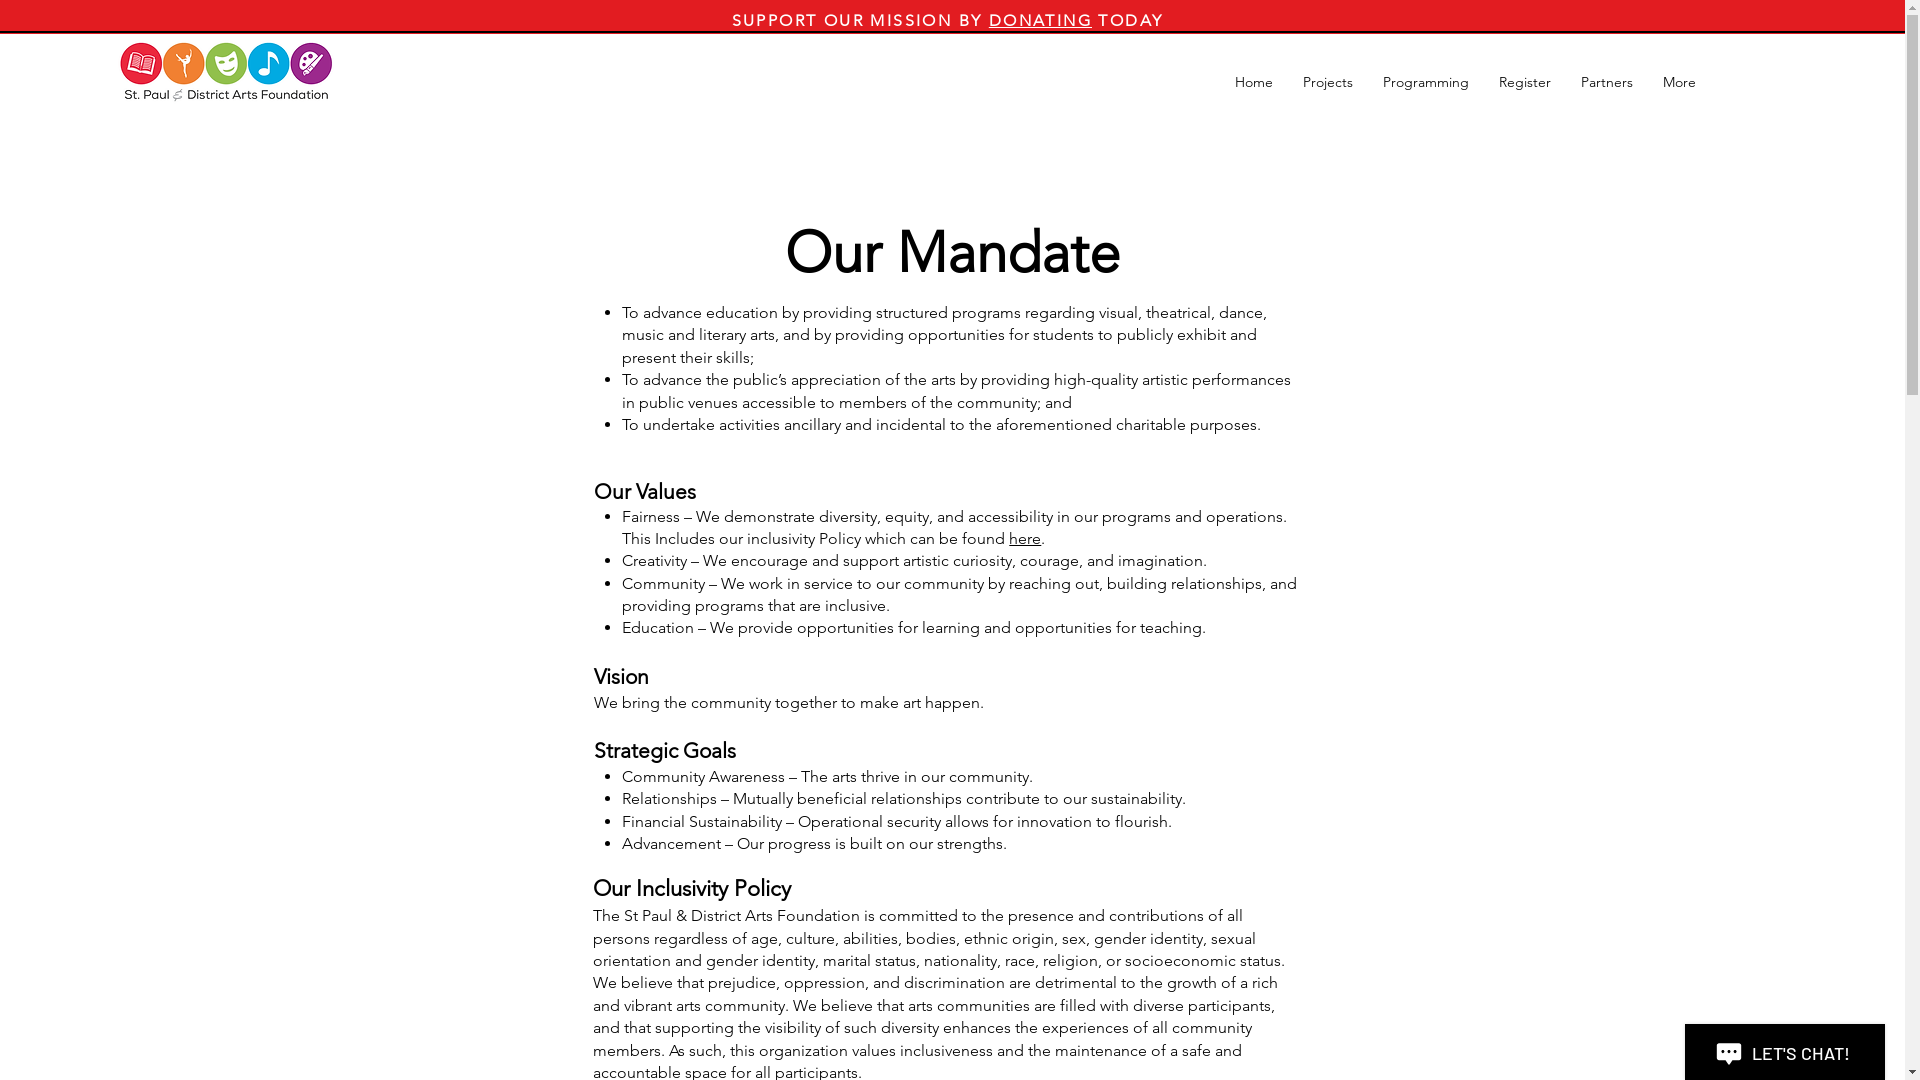 This screenshot has height=1080, width=1920. I want to click on 'Register', so click(1483, 80).